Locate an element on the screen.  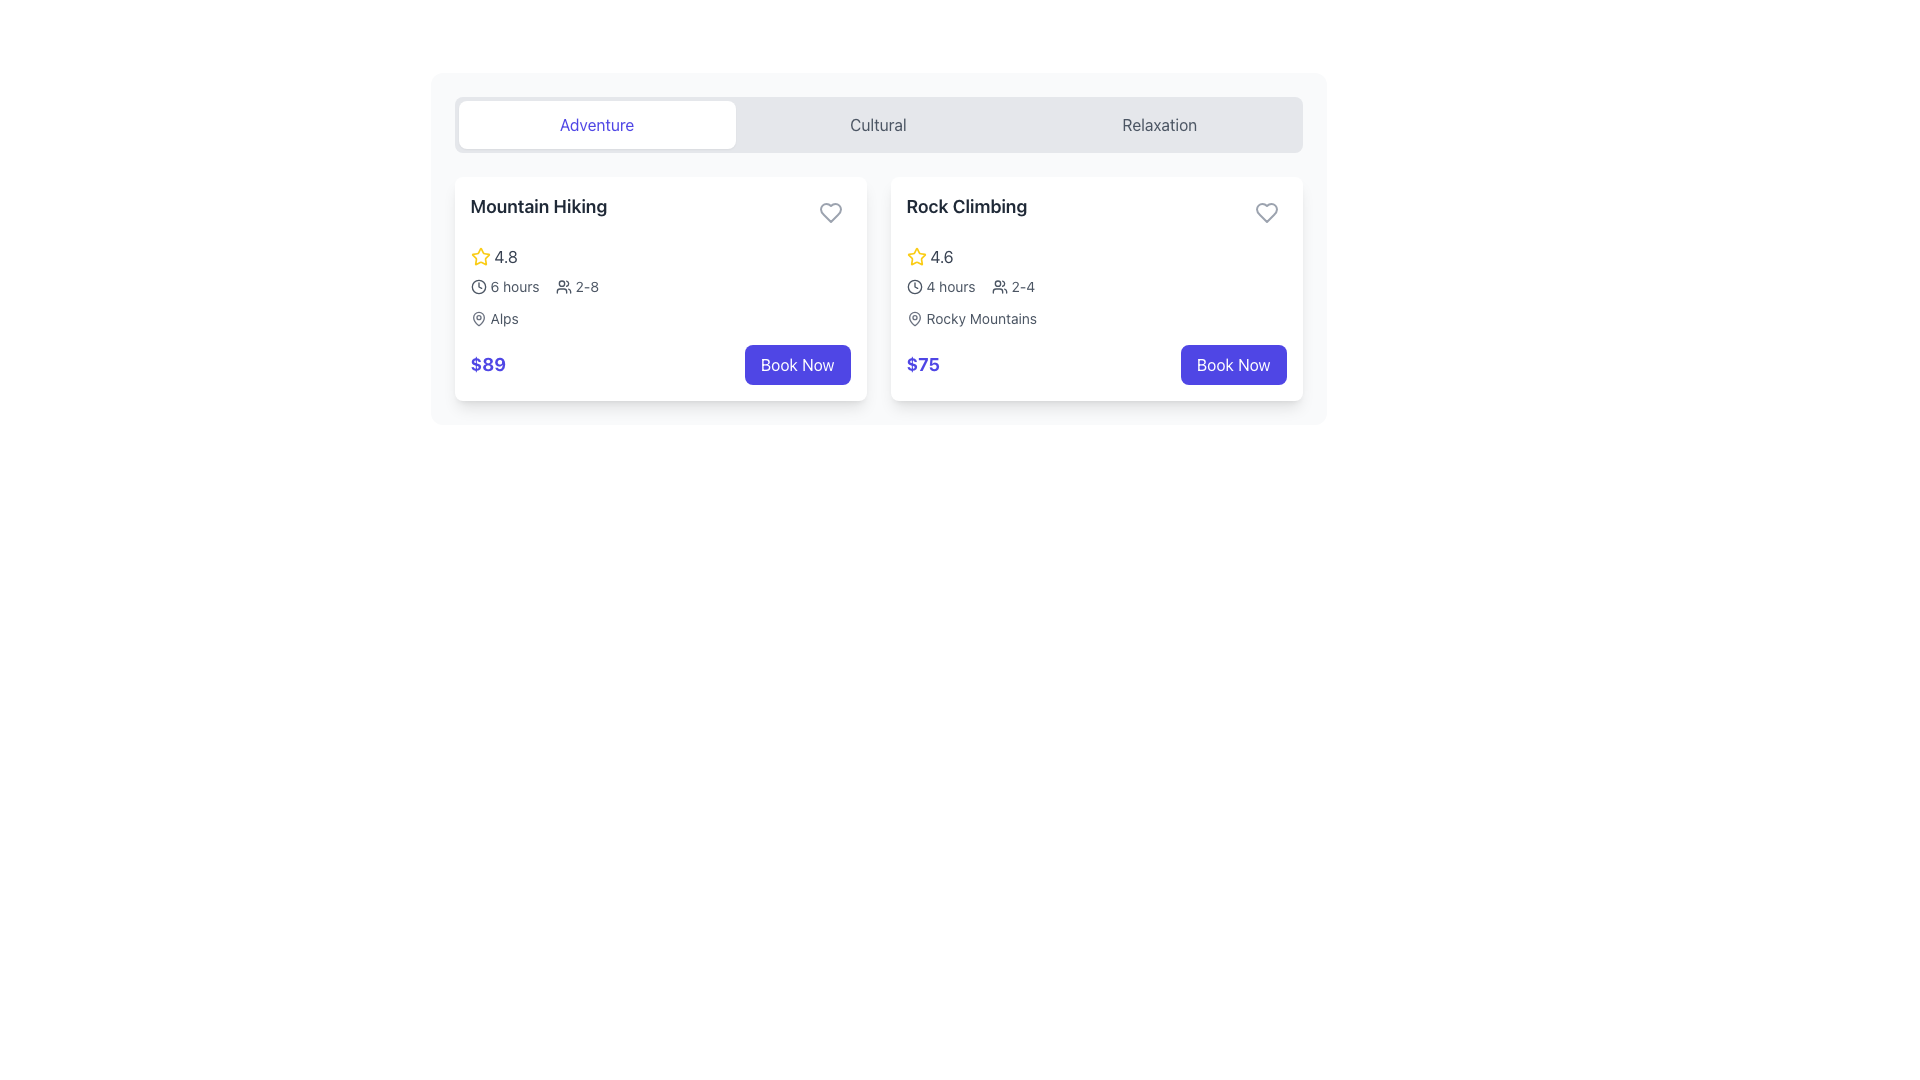
the small icon representing a group of people, which is located to the left of the text '2-4' in the group details section of the 'Rock Climbing' card is located at coordinates (999, 286).